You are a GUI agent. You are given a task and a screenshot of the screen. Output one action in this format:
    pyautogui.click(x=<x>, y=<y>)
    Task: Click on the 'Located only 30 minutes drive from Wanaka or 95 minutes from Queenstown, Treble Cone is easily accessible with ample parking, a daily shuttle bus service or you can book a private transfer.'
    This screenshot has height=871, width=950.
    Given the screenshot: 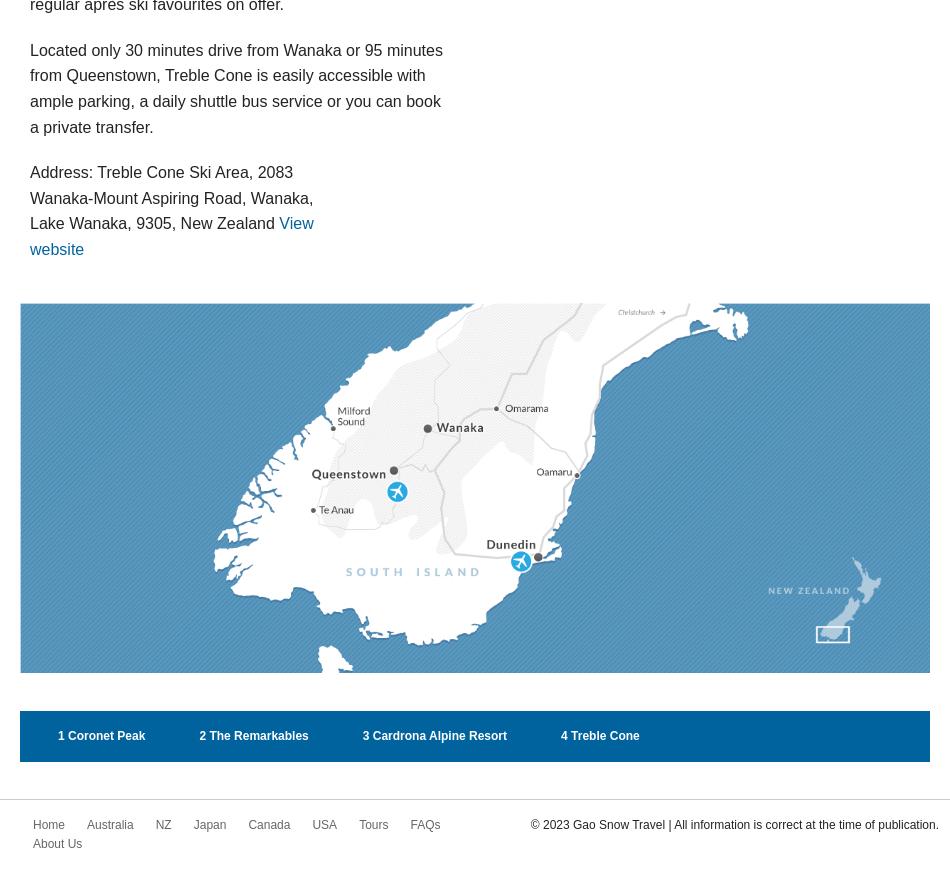 What is the action you would take?
    pyautogui.click(x=235, y=86)
    